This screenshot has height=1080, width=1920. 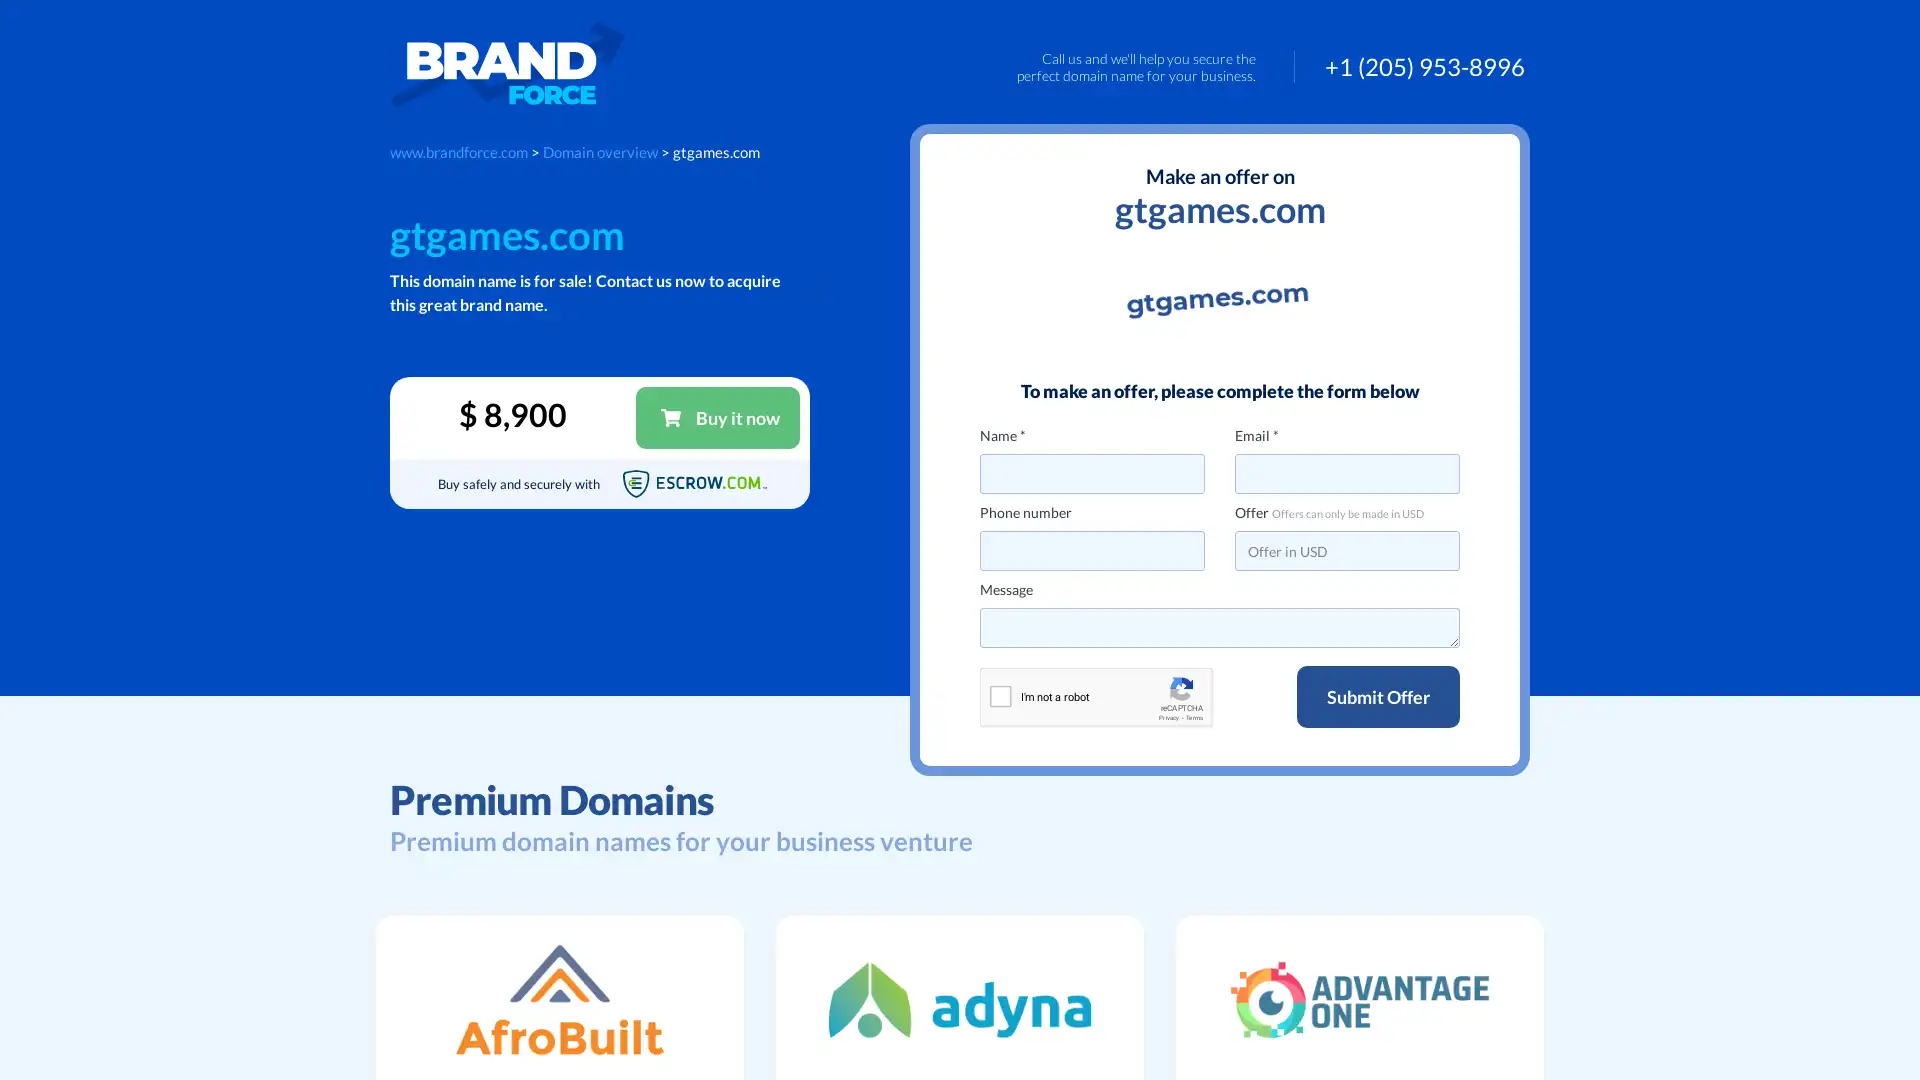 I want to click on Submit offer, so click(x=1377, y=696).